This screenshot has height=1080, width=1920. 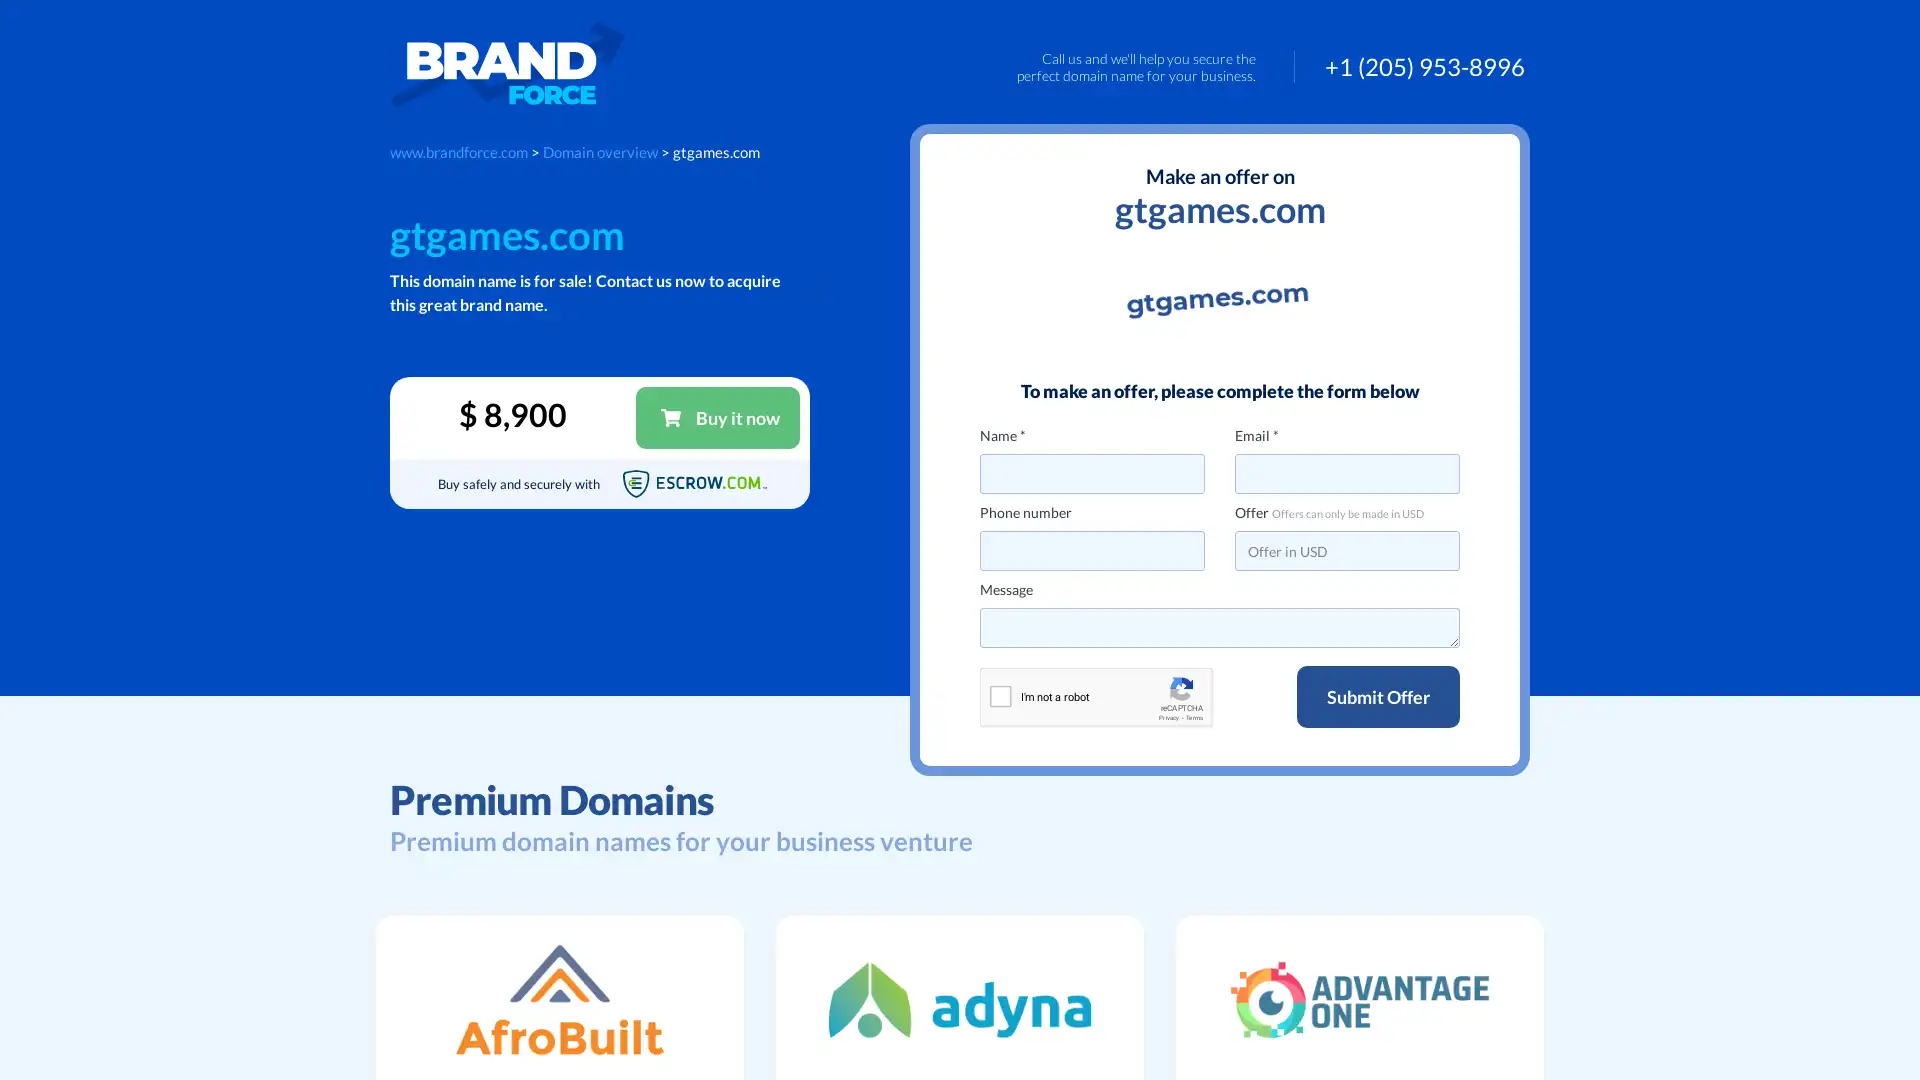 I want to click on Submit offer, so click(x=1377, y=696).